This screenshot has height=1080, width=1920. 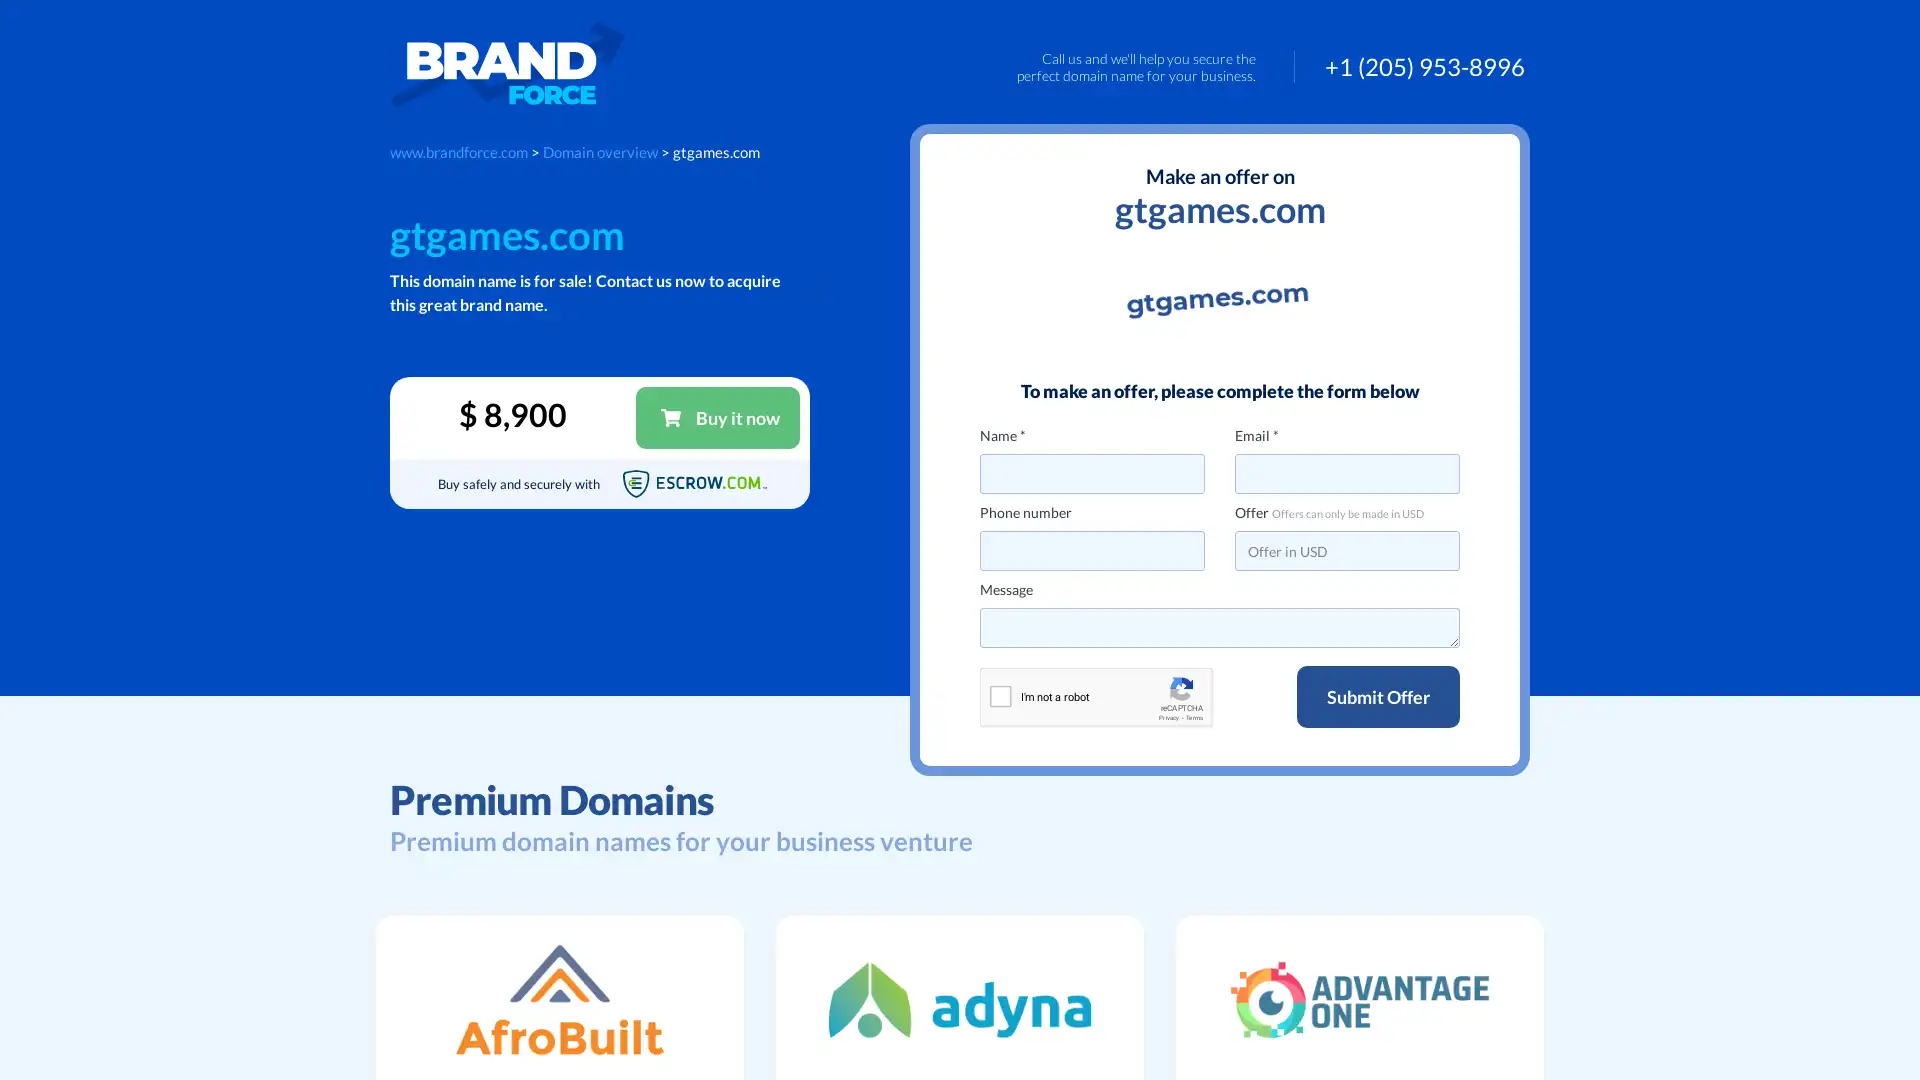 I want to click on Submit offer, so click(x=1377, y=696).